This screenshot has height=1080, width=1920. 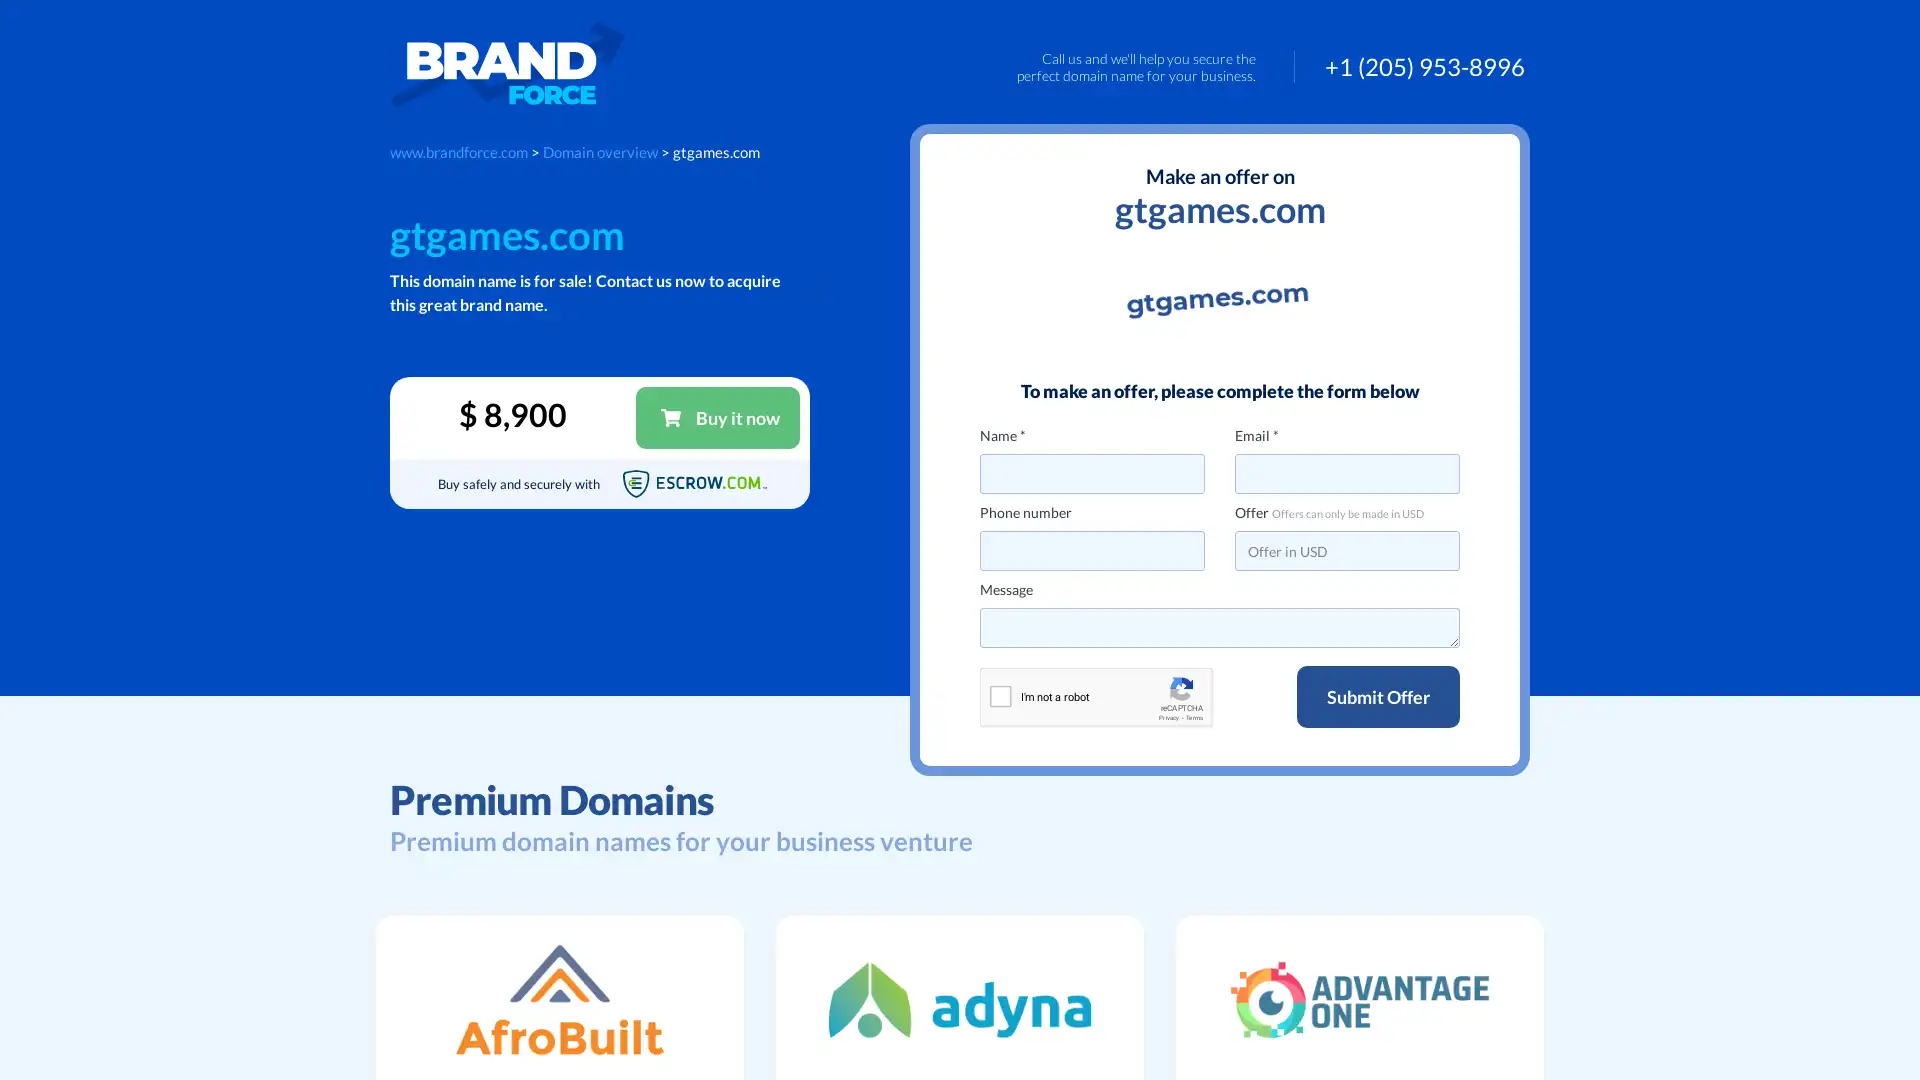 I want to click on Submit offer, so click(x=1377, y=696).